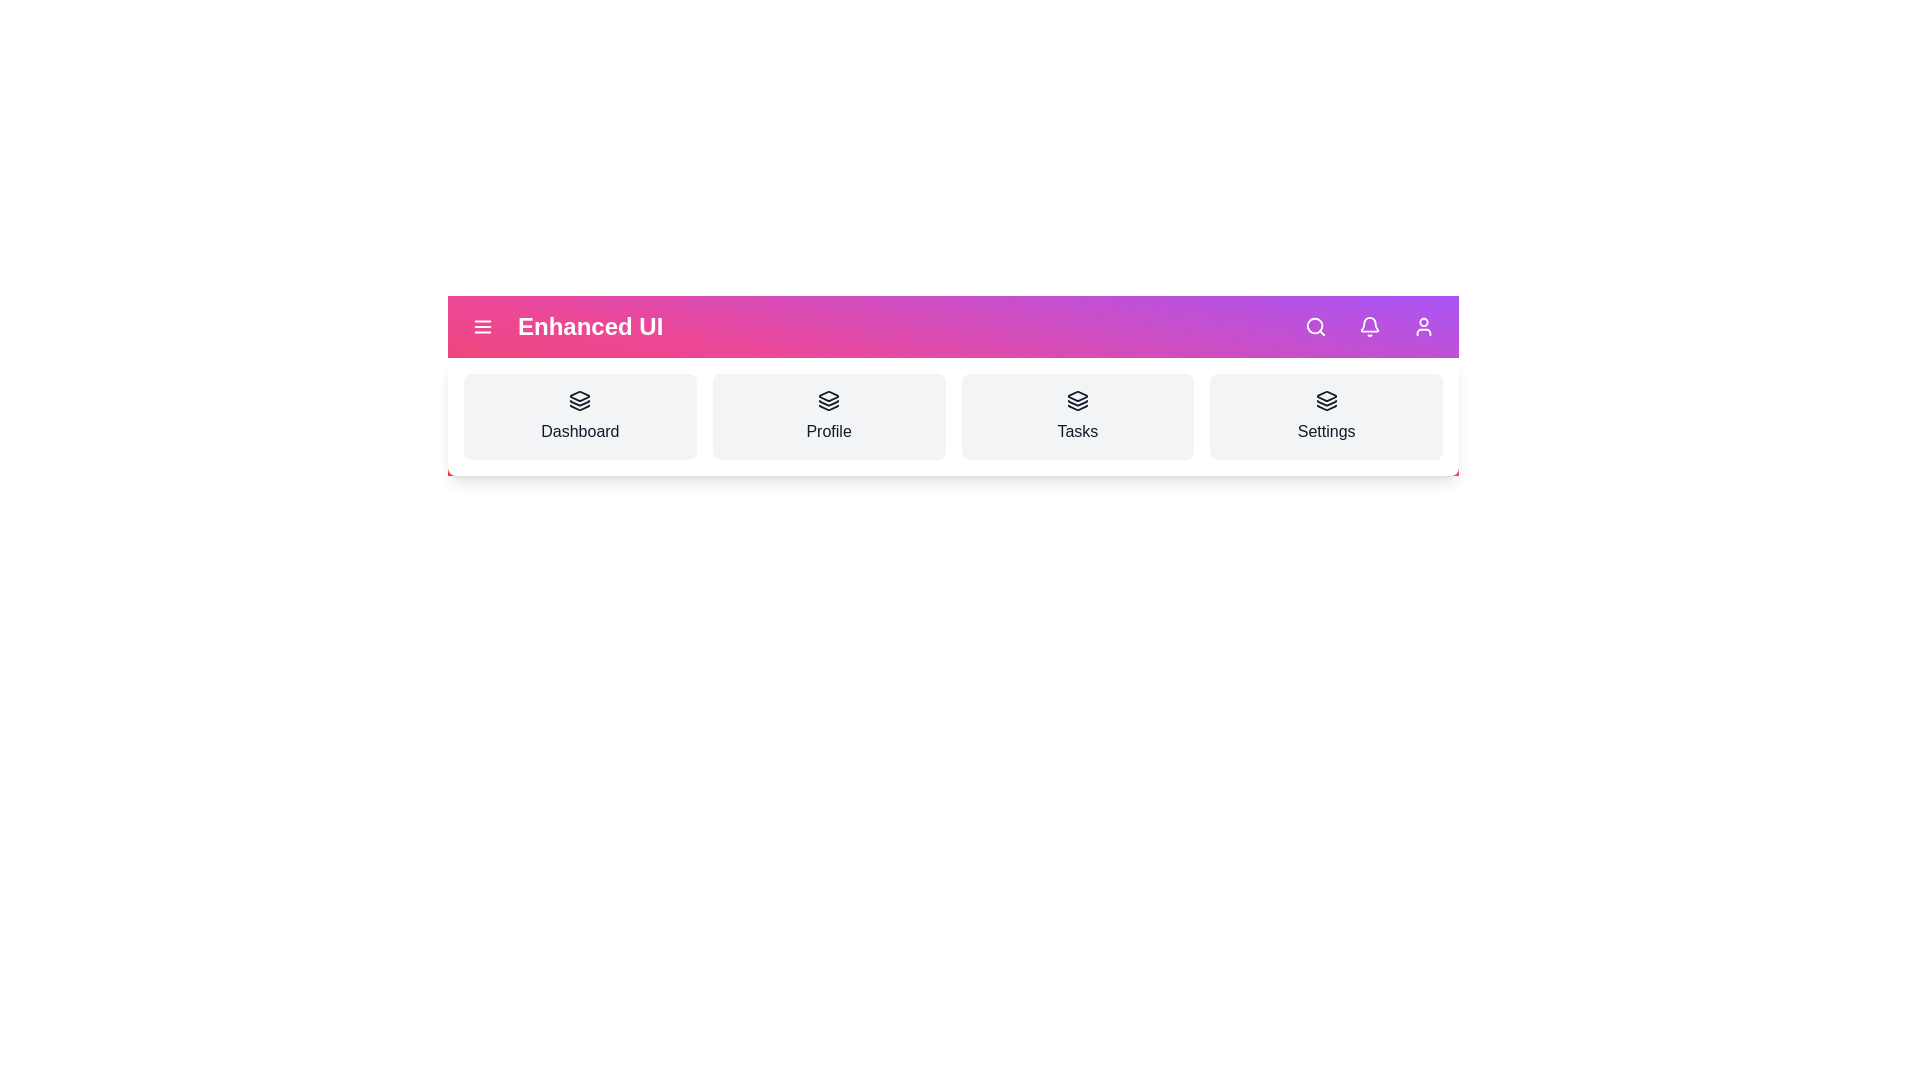 The image size is (1920, 1080). Describe the element at coordinates (1315, 326) in the screenshot. I see `the search button located on the right side of the EnhancedAppBar` at that location.